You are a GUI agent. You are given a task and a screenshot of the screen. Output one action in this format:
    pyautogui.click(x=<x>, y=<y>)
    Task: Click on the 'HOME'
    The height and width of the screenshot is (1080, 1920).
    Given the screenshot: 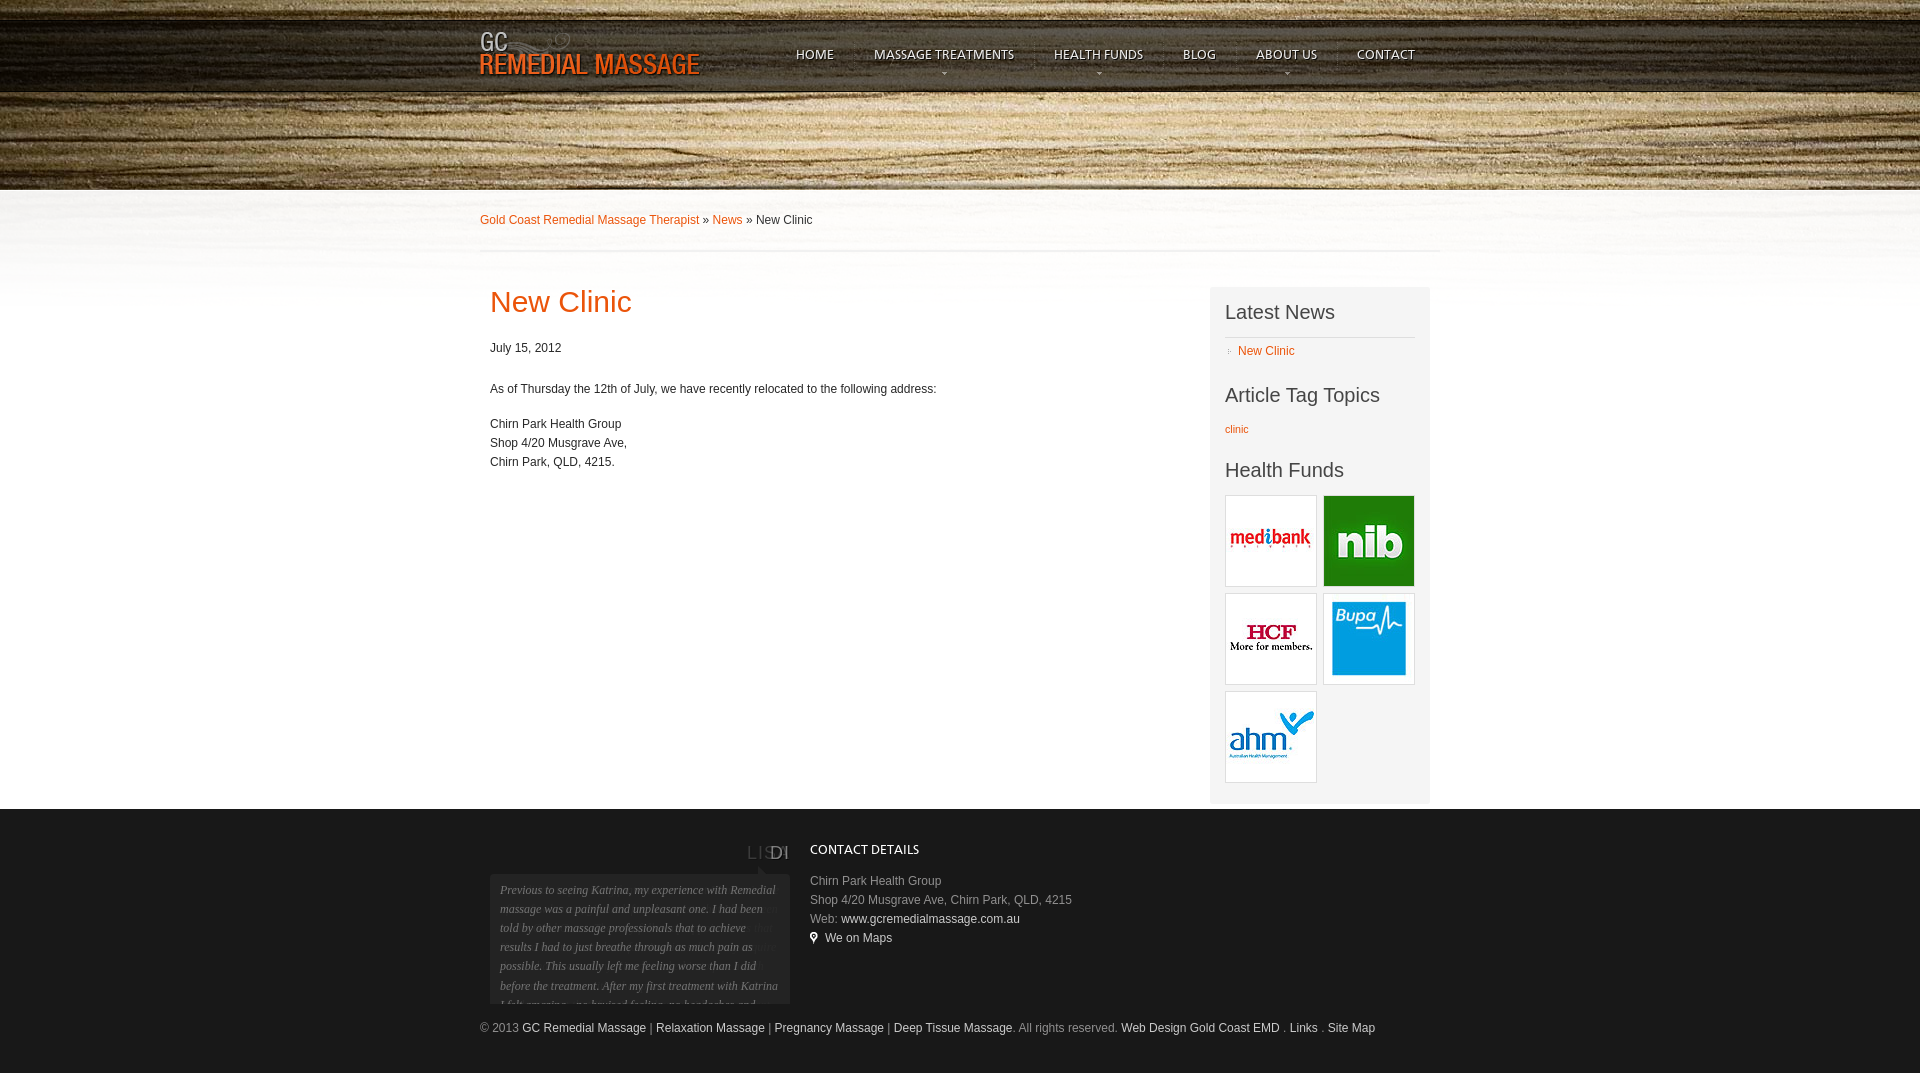 What is the action you would take?
    pyautogui.click(x=815, y=54)
    